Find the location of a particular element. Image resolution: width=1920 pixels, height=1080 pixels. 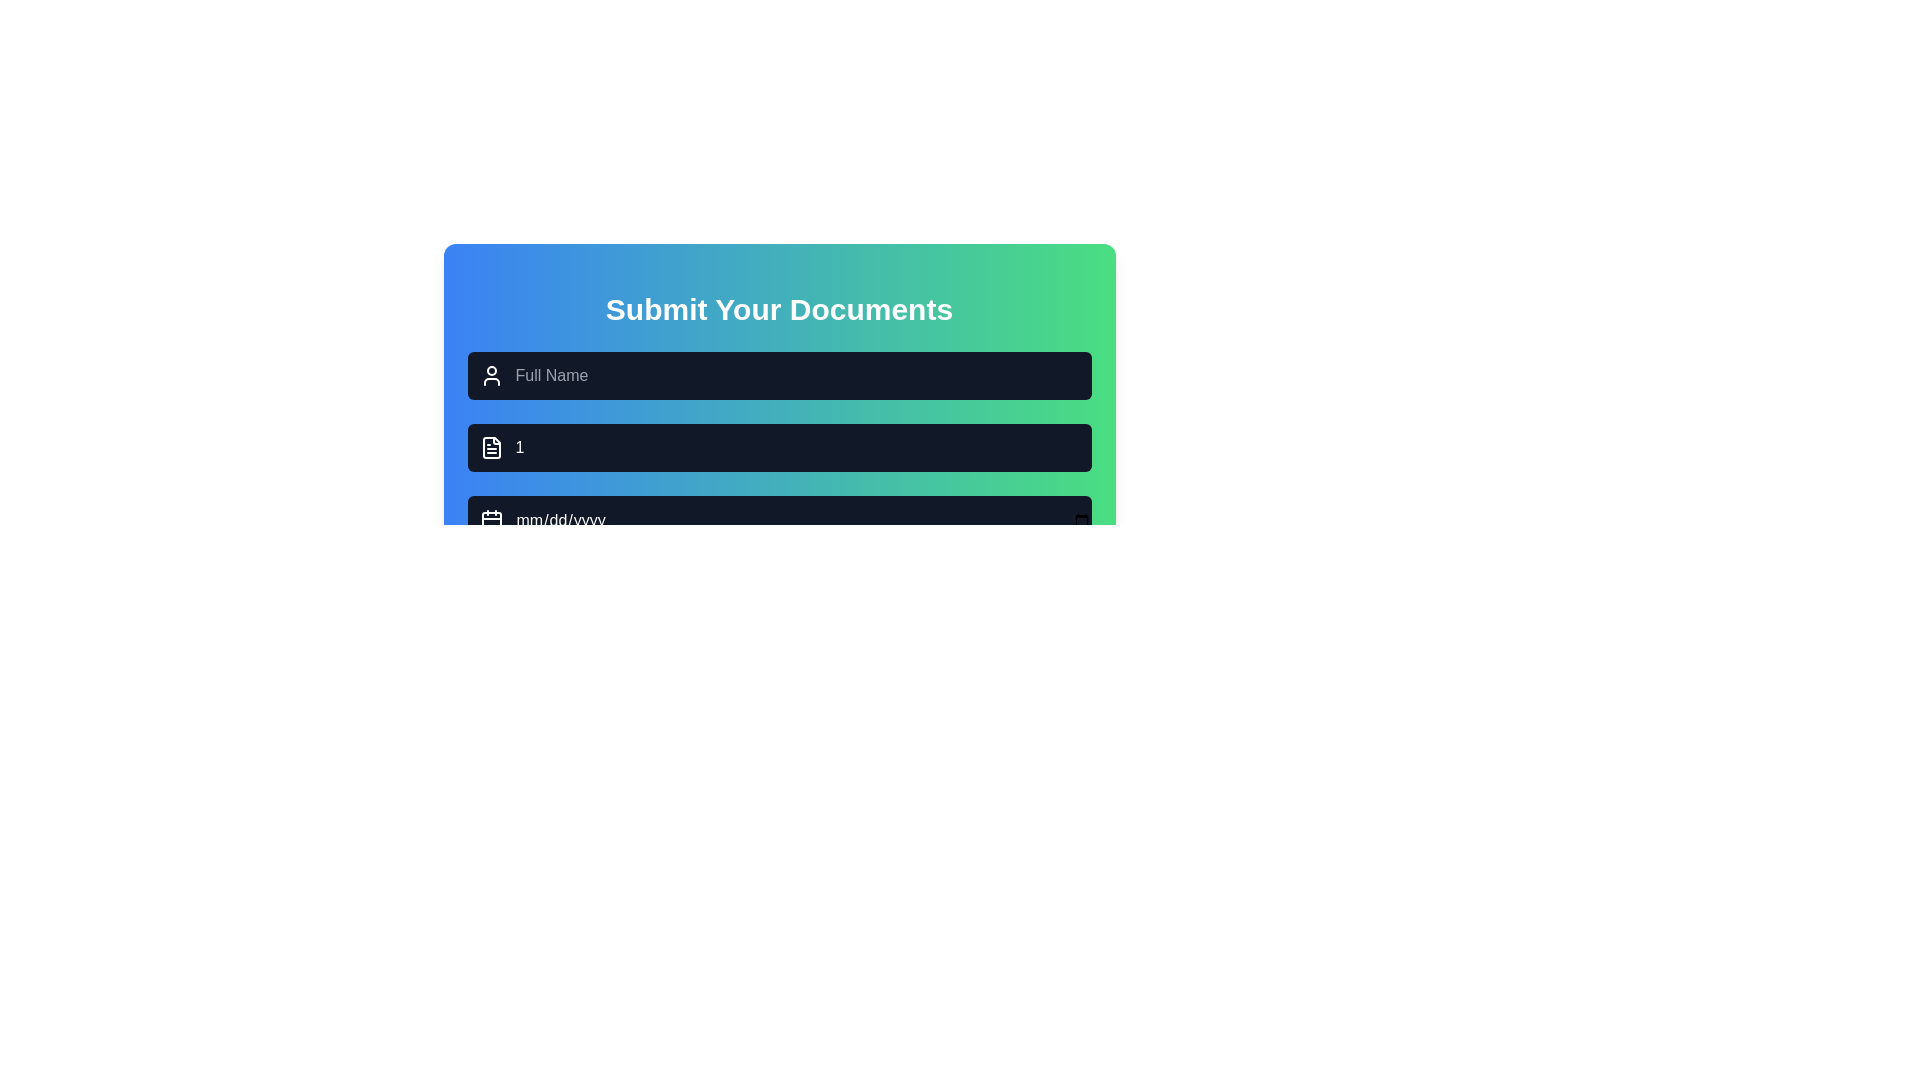

header text element at the top center of the interface that guides users in submitting their documents is located at coordinates (778, 309).